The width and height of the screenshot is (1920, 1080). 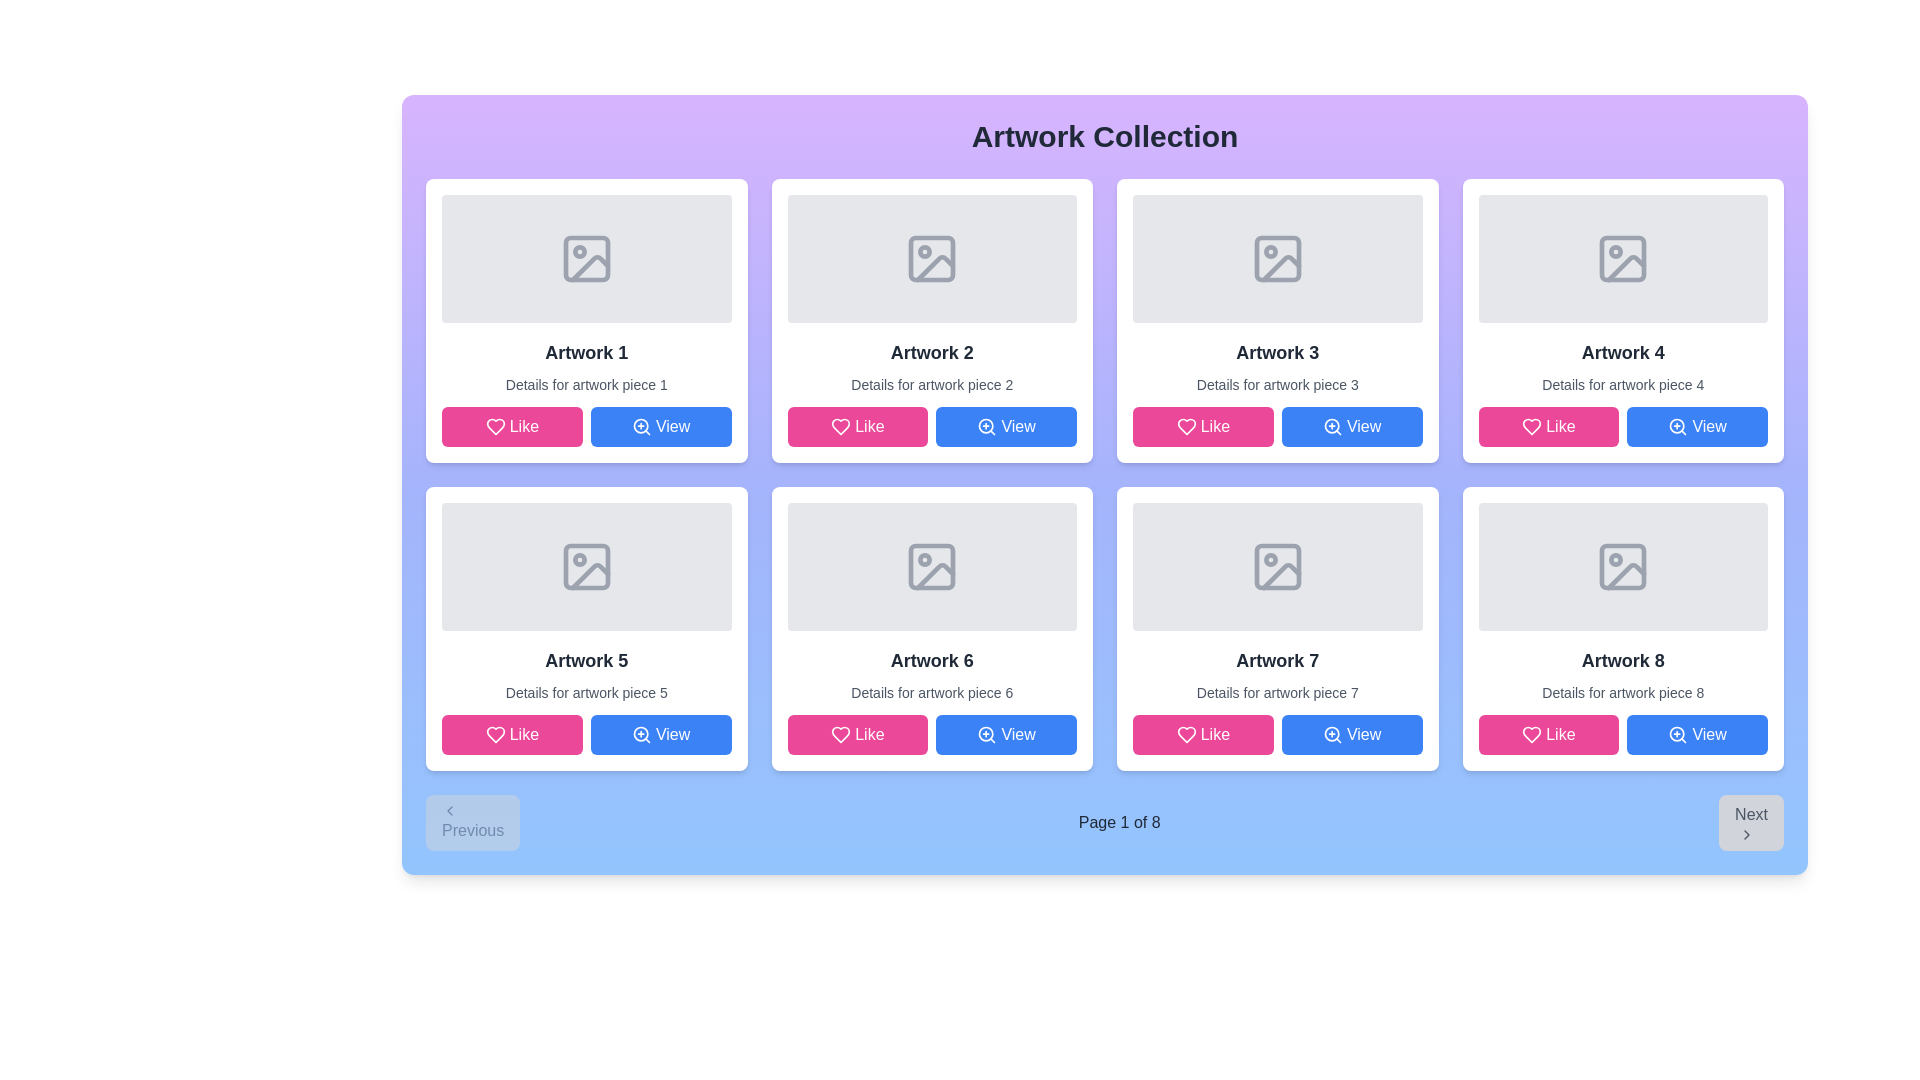 I want to click on the Heart-shaped icon within the pink 'Like' button for 'Artwork 4', so click(x=1531, y=426).